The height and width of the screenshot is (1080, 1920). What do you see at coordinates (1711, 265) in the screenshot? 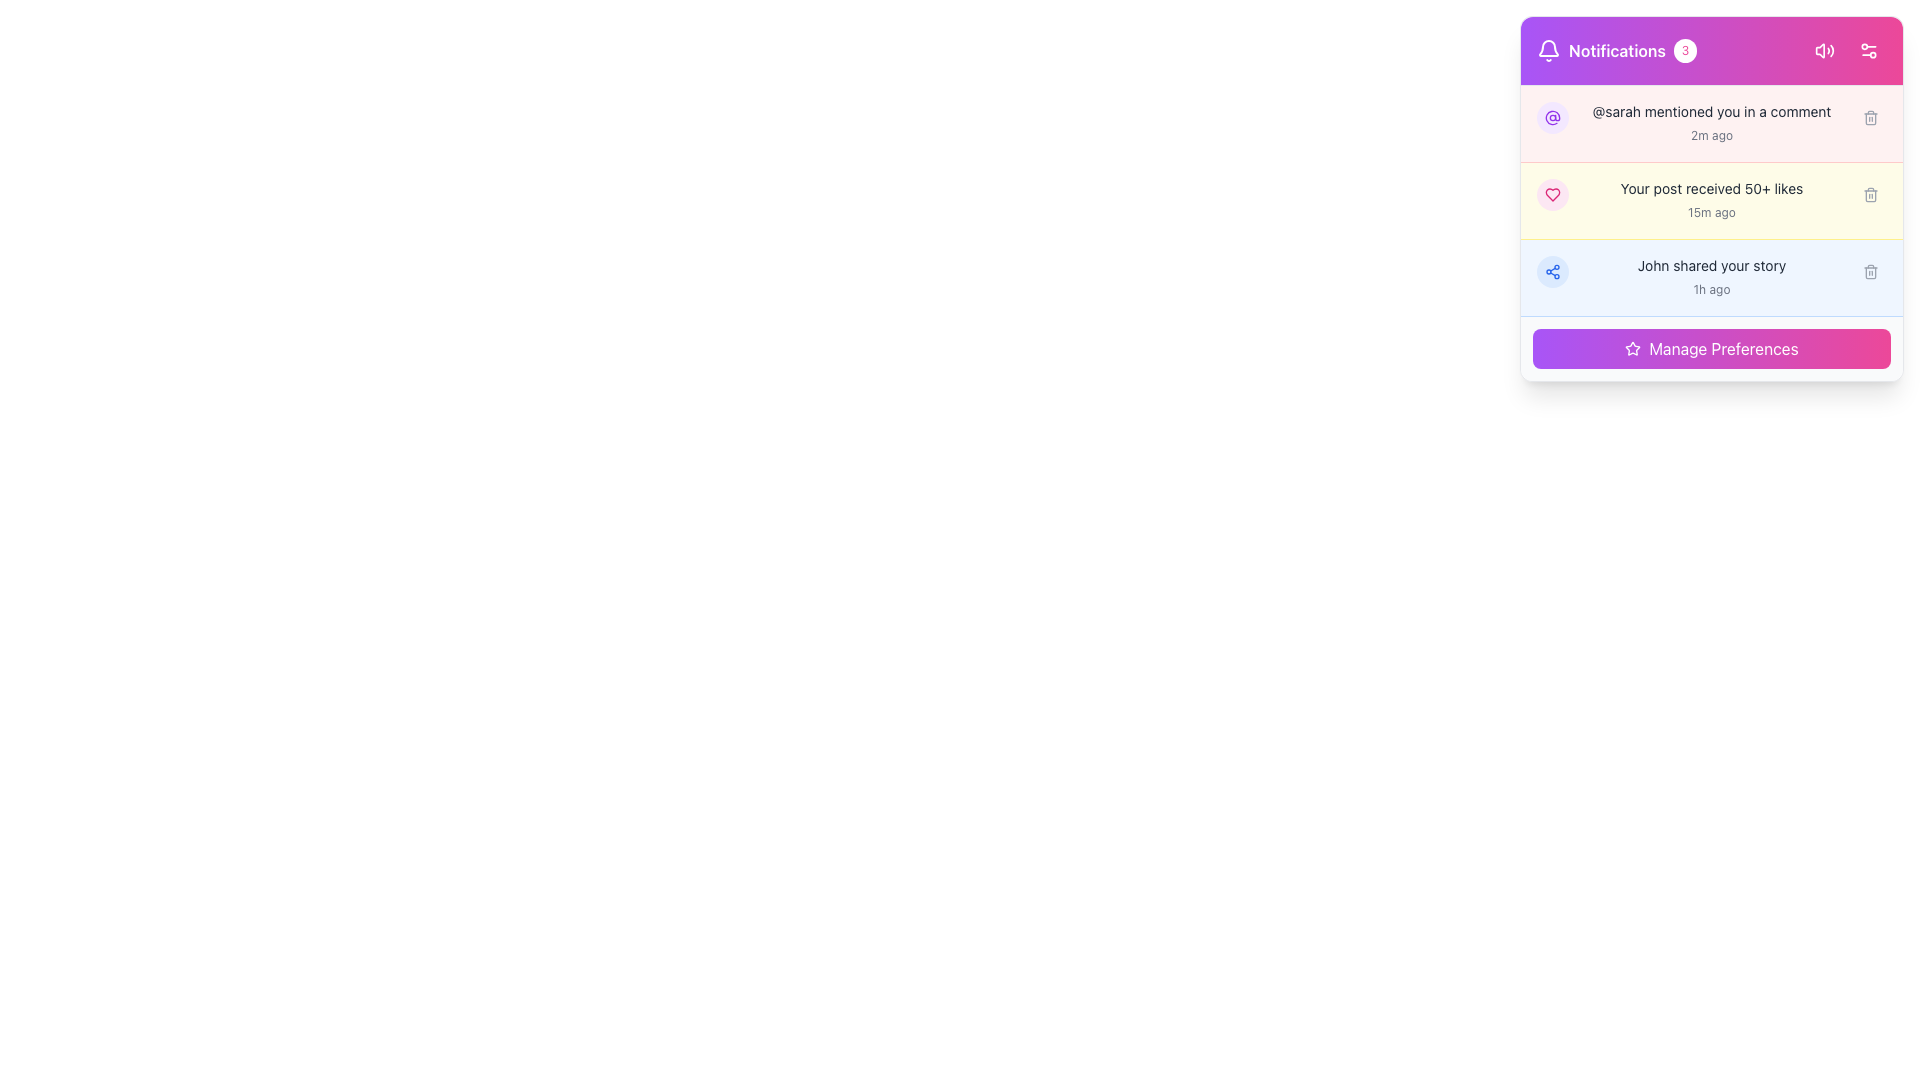
I see `the text label reading 'John shared your story' in the notification panel` at bounding box center [1711, 265].